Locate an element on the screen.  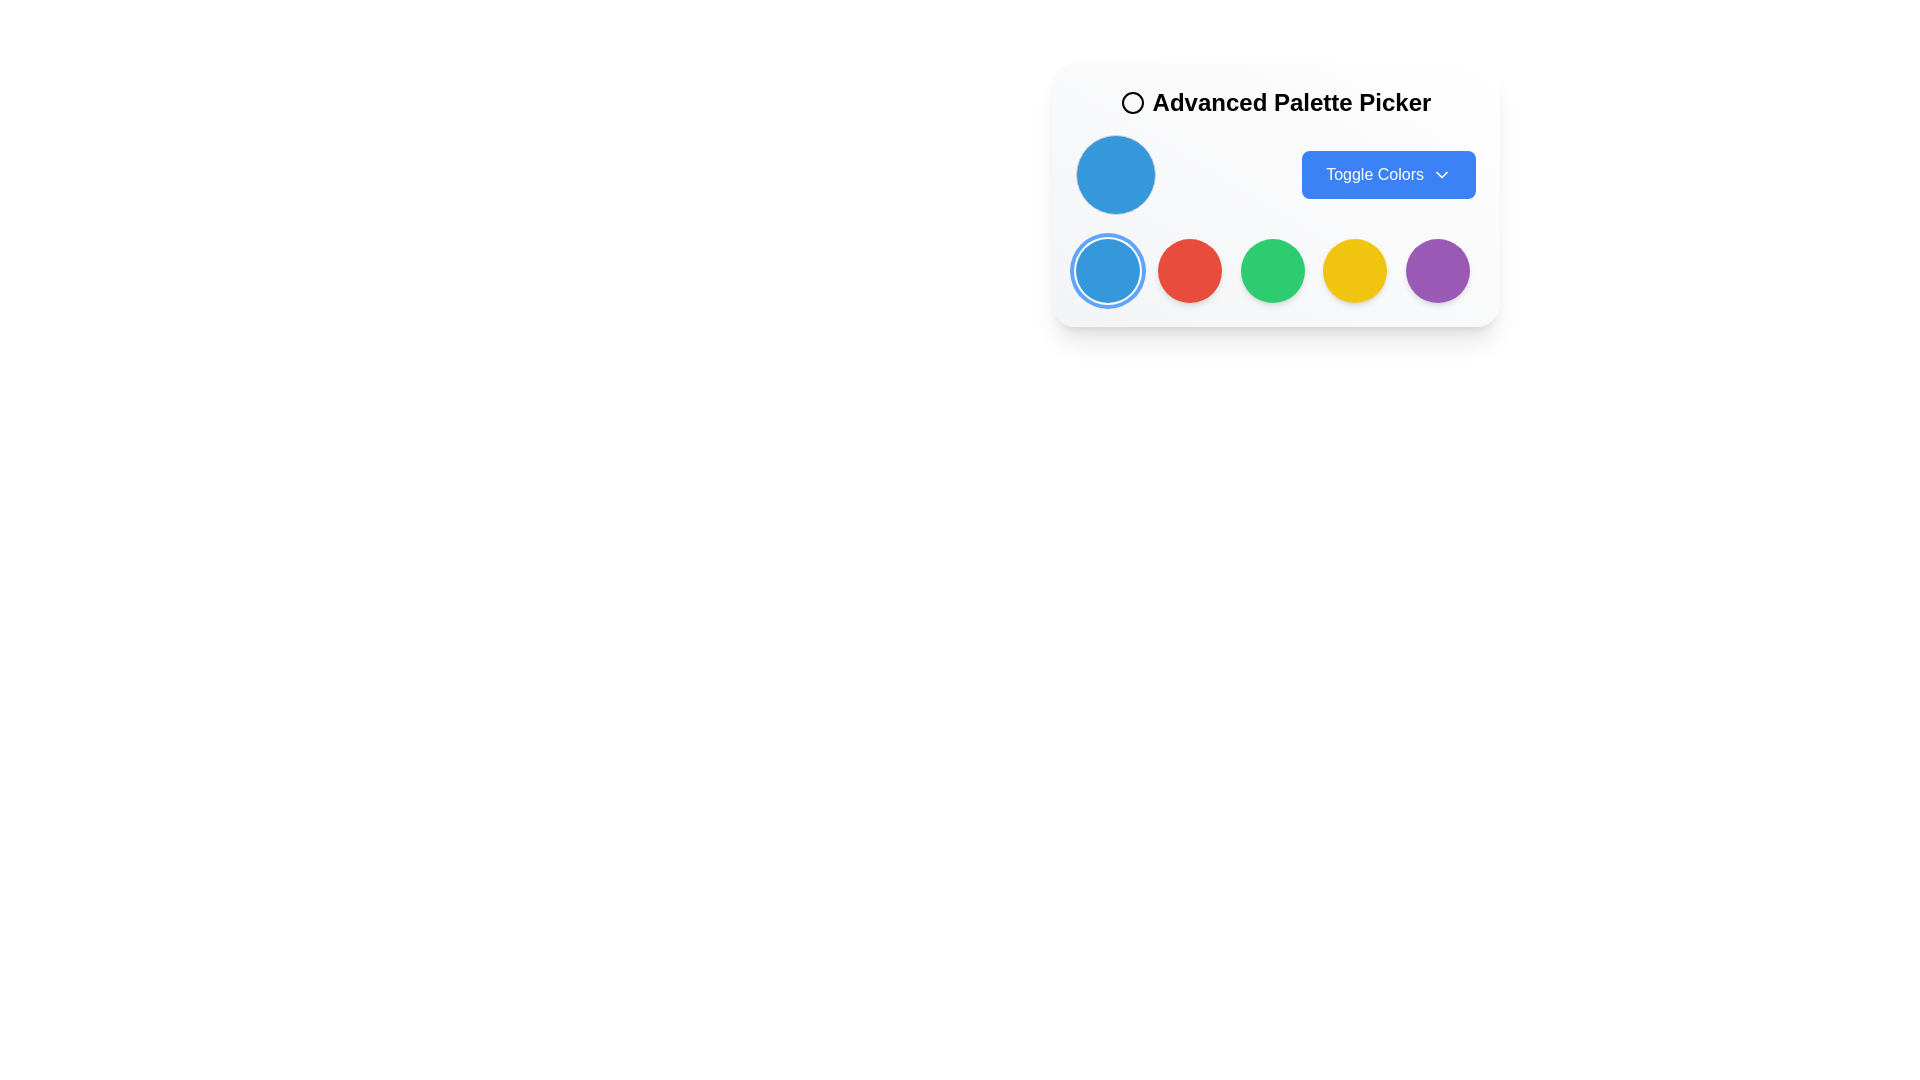
the green color selection button is located at coordinates (1271, 270).